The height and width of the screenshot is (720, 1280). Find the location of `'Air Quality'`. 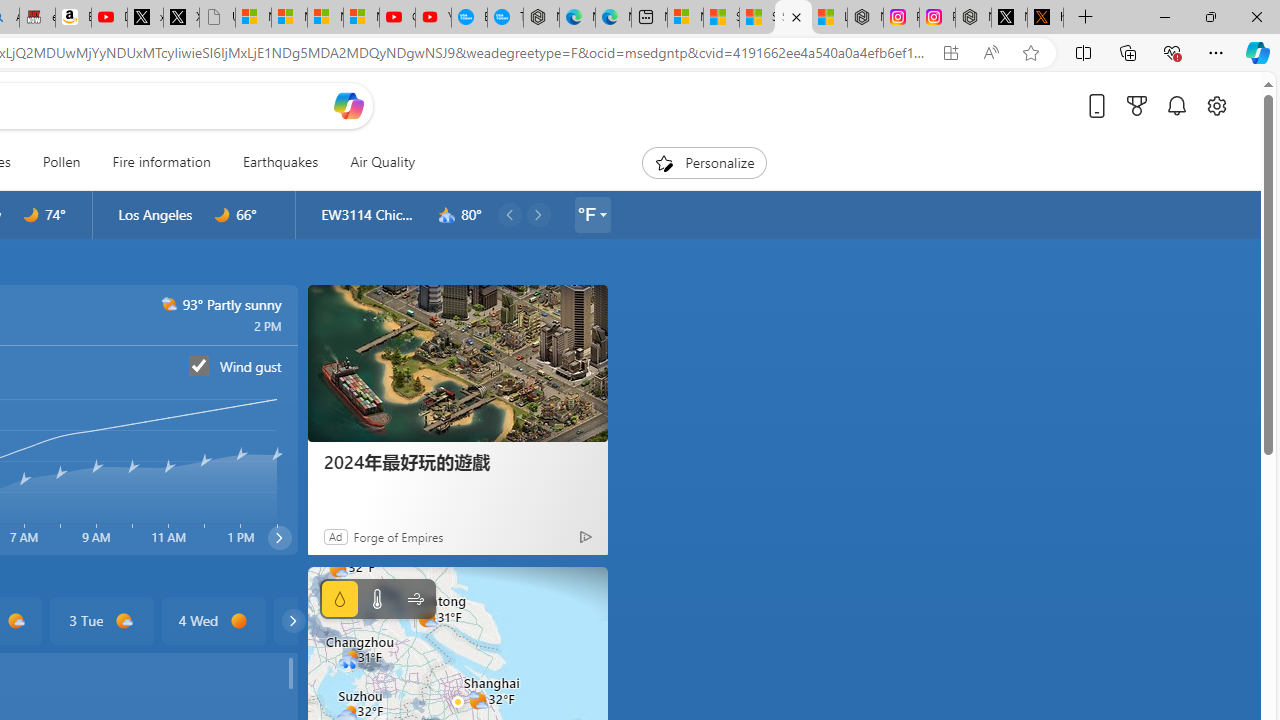

'Air Quality' is located at coordinates (375, 162).